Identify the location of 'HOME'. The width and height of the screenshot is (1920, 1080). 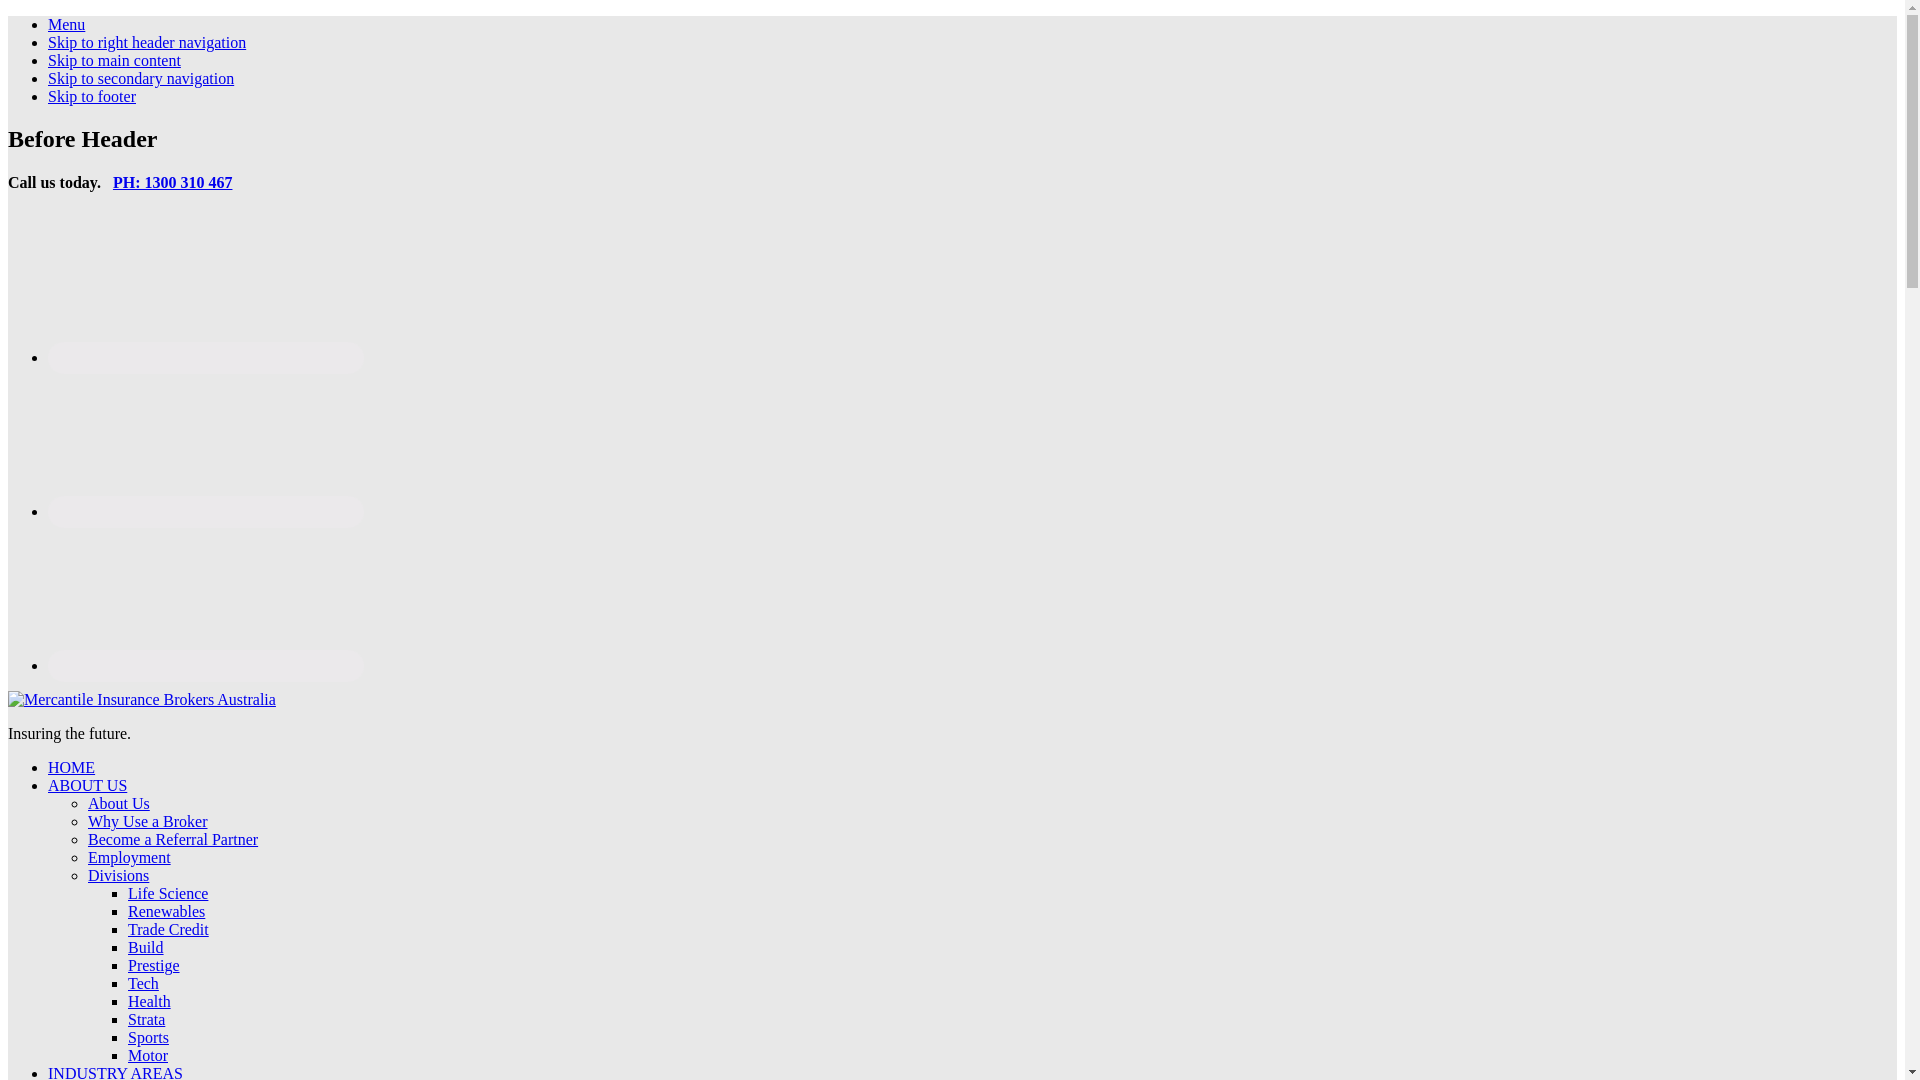
(71, 766).